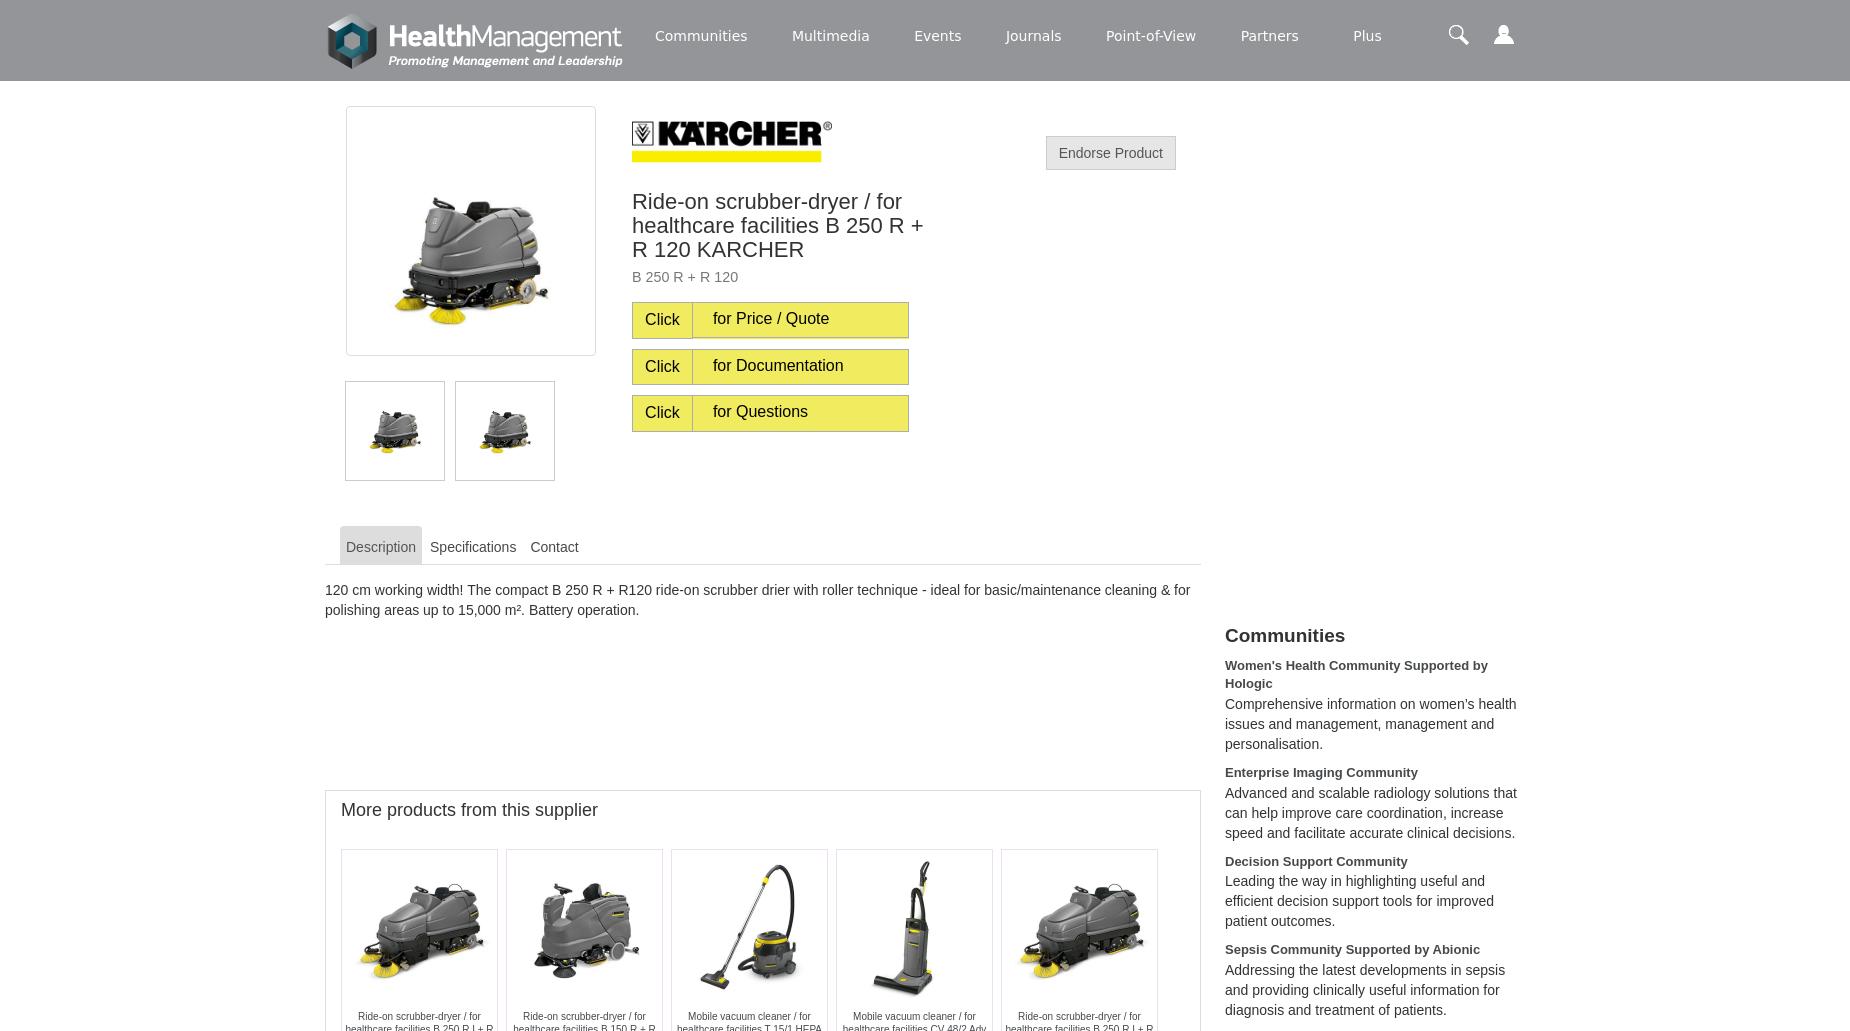  I want to click on 'Point-of-View', so click(1150, 35).